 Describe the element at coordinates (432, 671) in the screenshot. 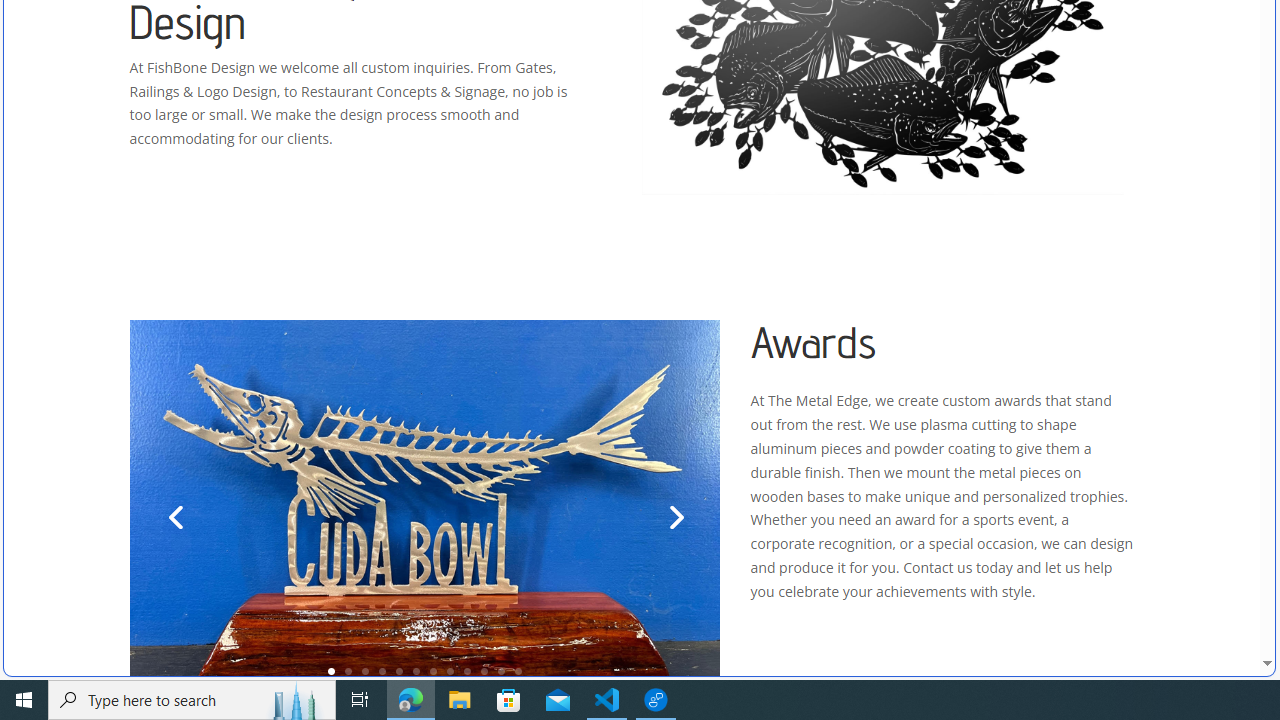

I see `'7'` at that location.